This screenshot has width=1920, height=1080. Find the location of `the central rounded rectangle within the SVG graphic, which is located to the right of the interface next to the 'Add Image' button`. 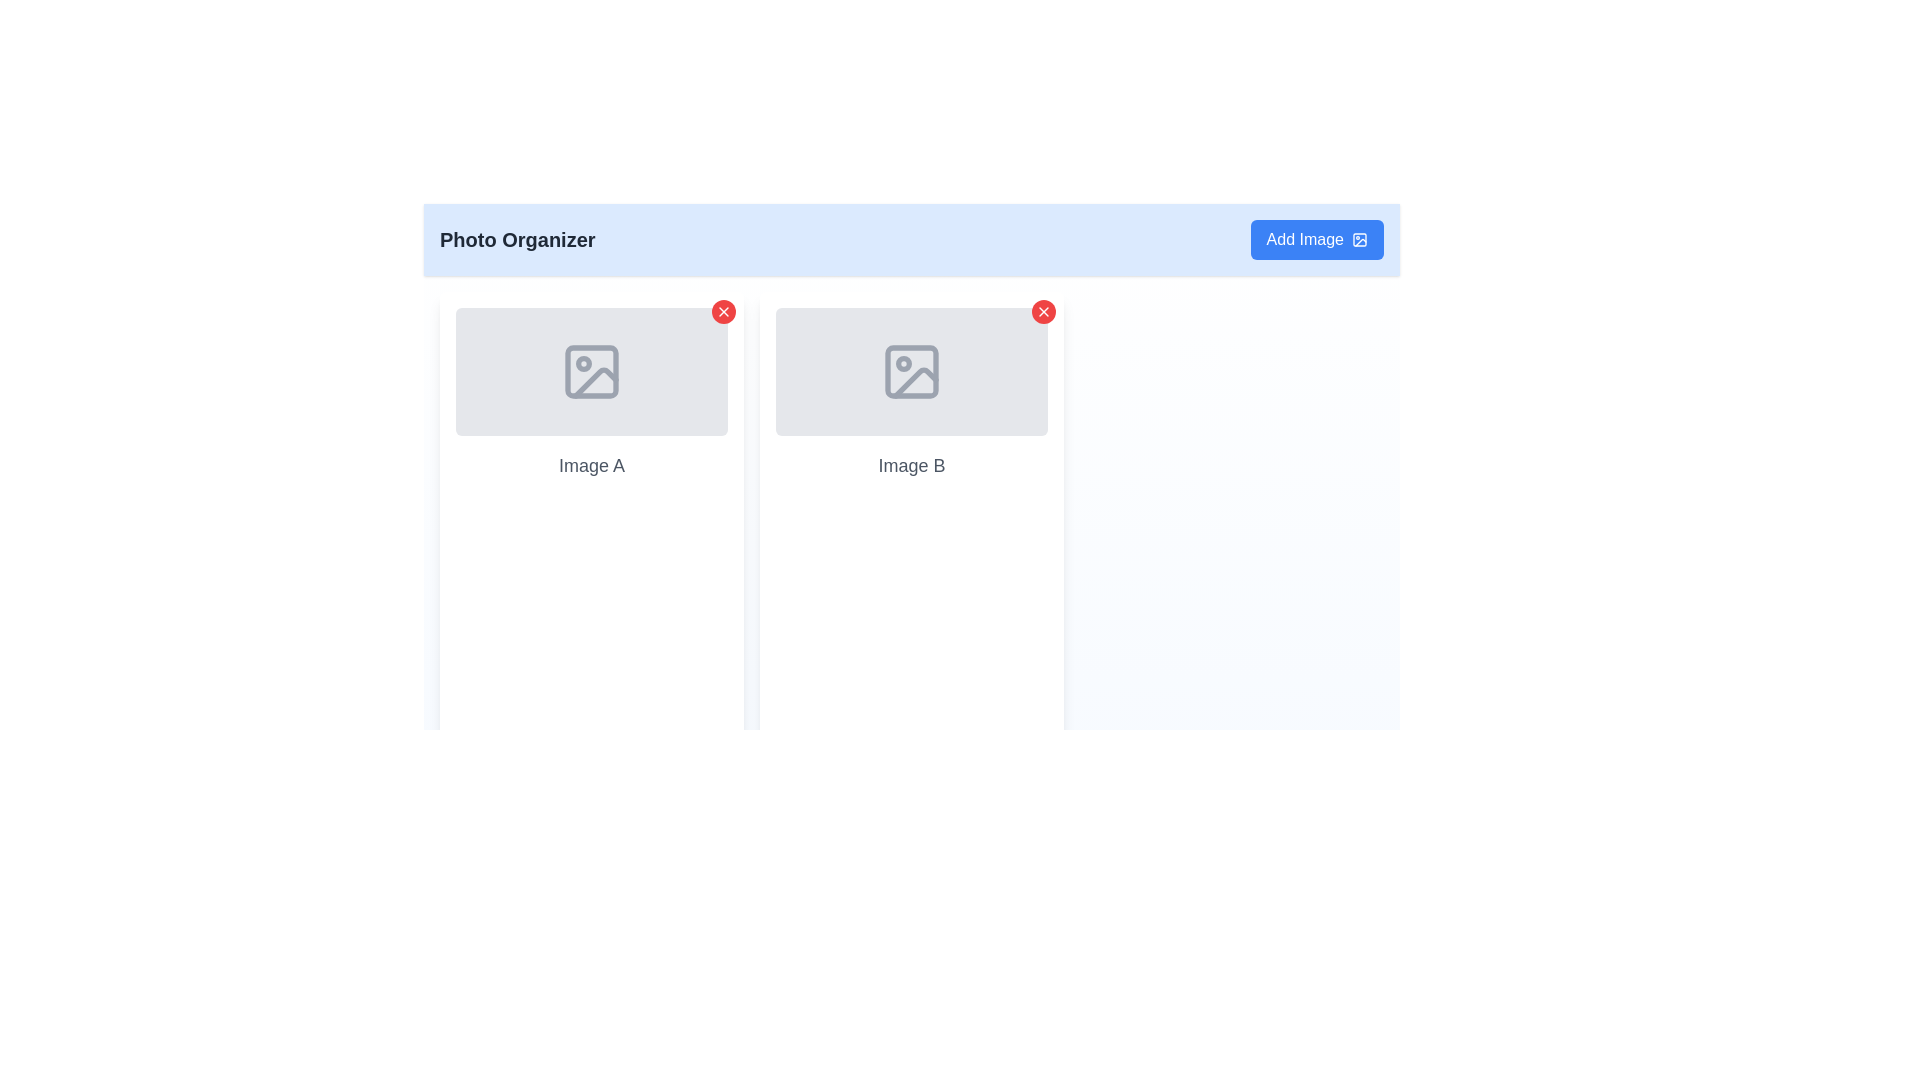

the central rounded rectangle within the SVG graphic, which is located to the right of the interface next to the 'Add Image' button is located at coordinates (1359, 238).